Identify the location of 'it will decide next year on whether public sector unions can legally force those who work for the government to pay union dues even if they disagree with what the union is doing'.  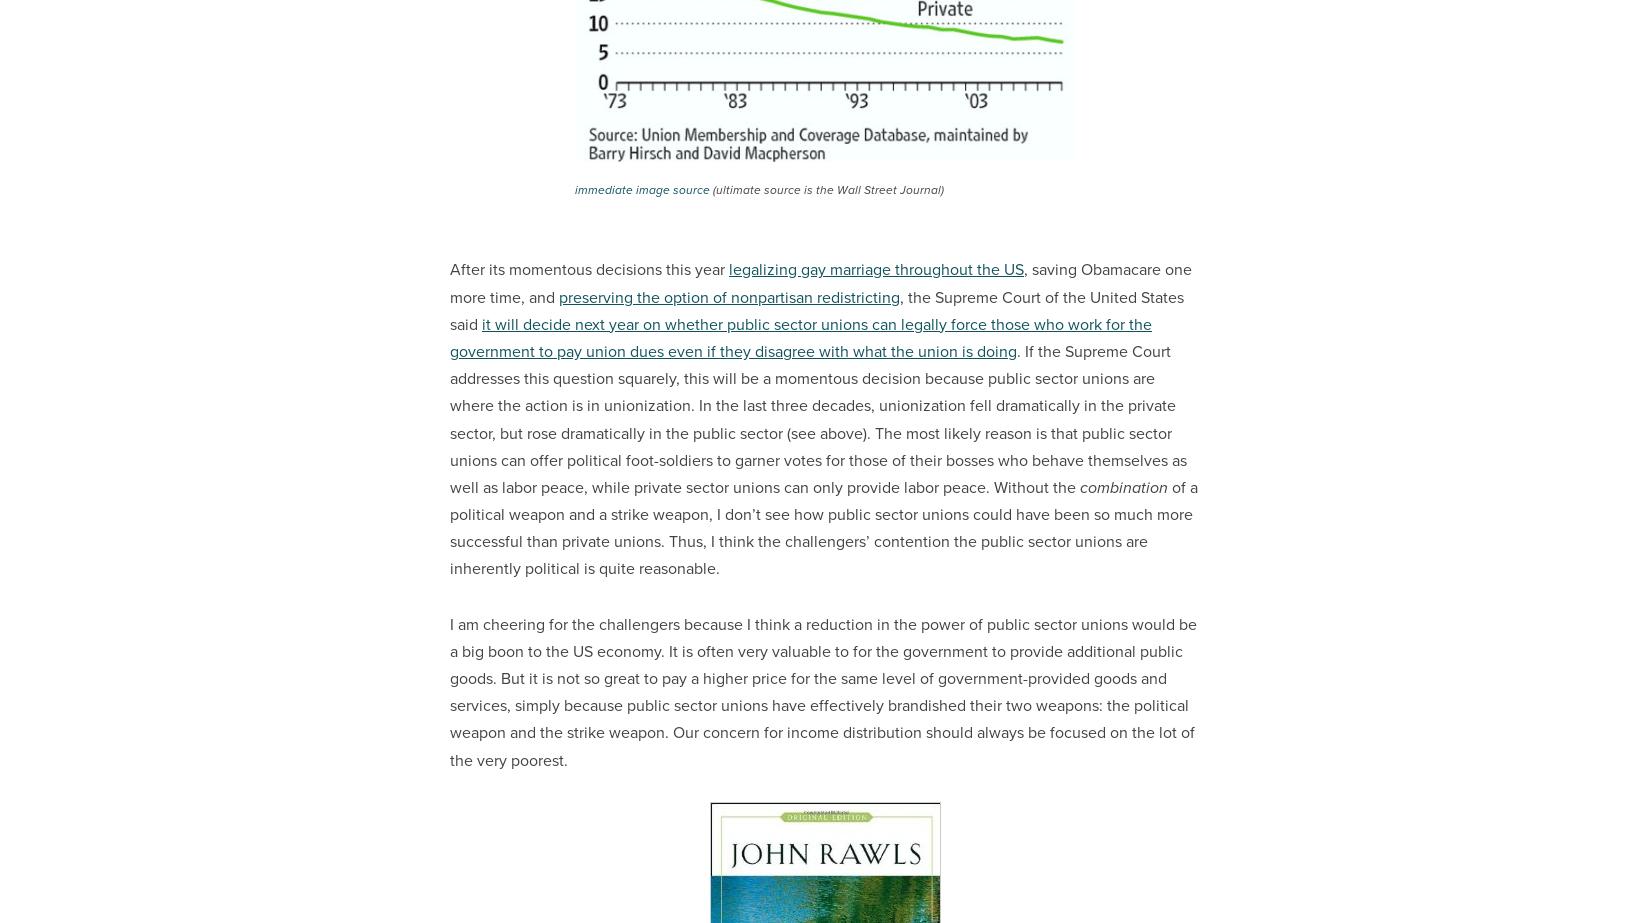
(800, 336).